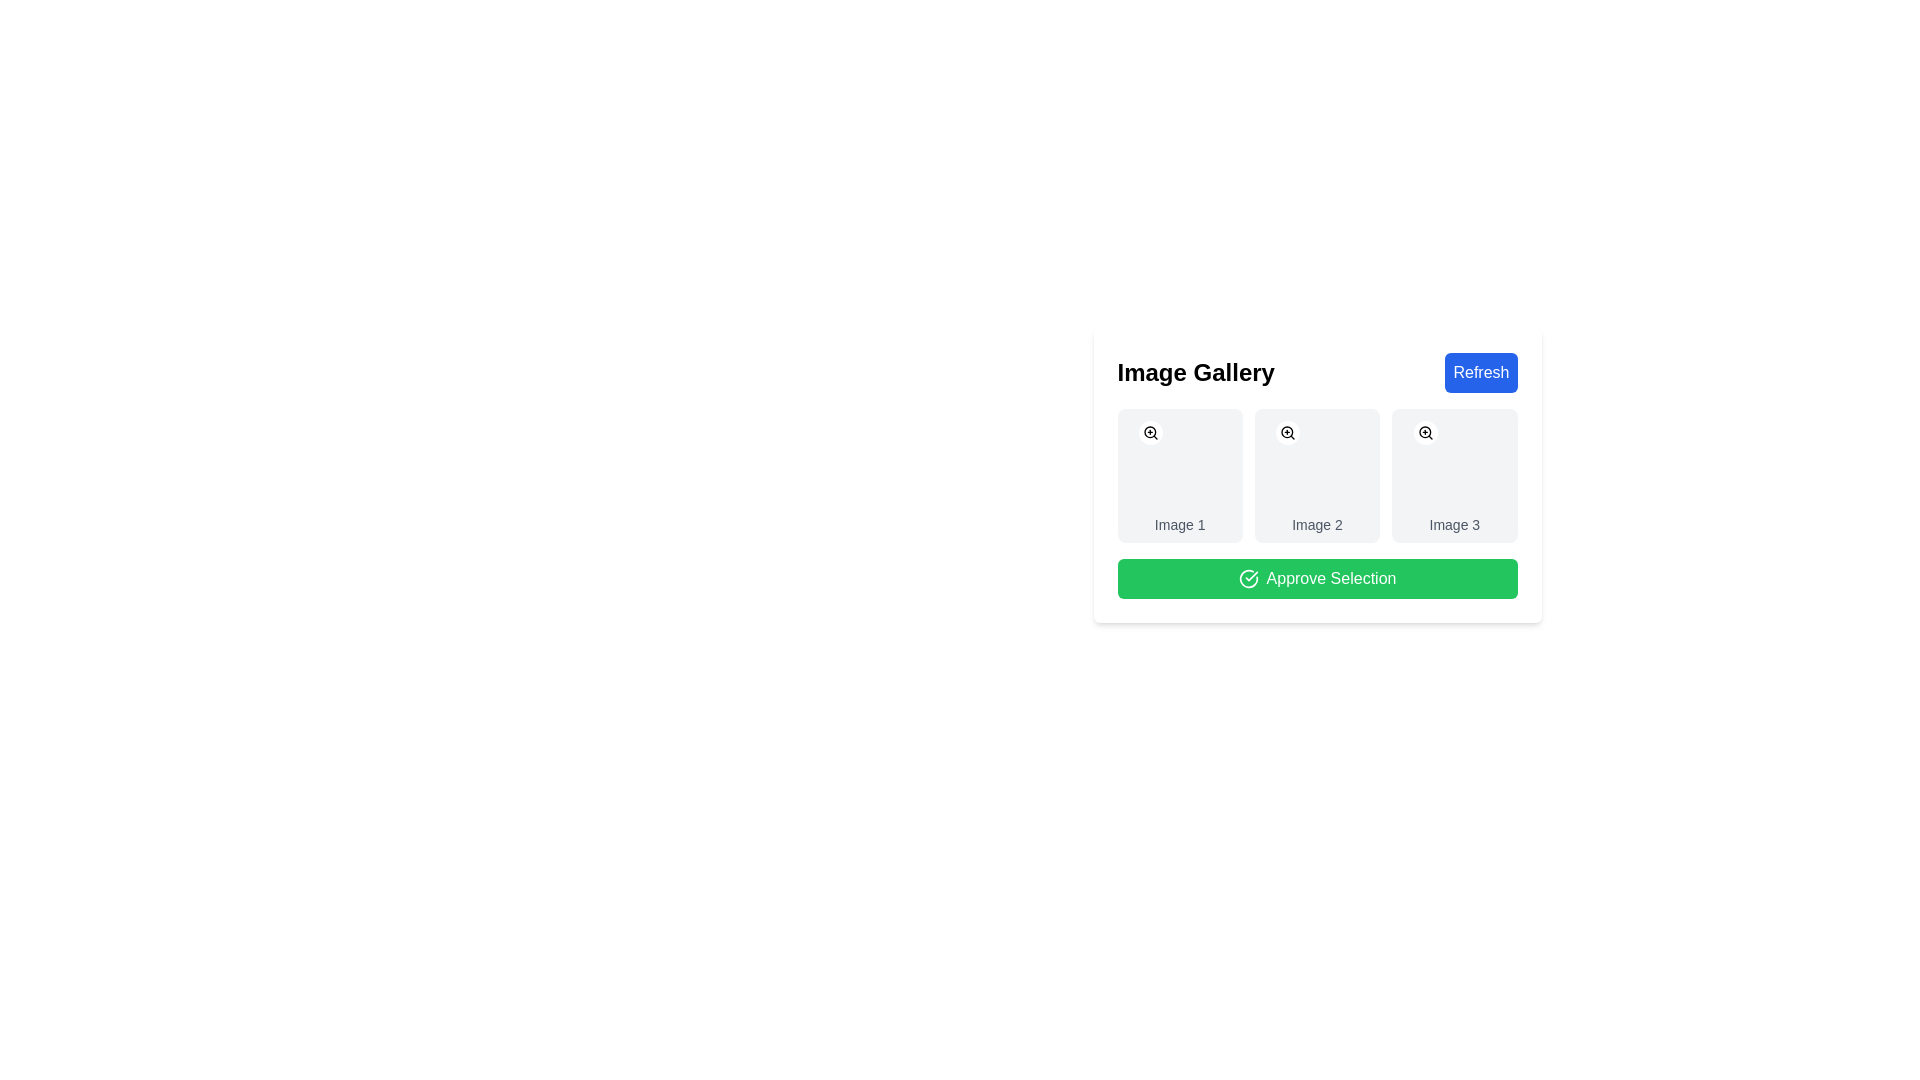 This screenshot has width=1920, height=1080. Describe the element at coordinates (1151, 431) in the screenshot. I see `the circular Icon Button with a white background and black magnifying glass icon located at the top-left corner of the thumbnail labeled 'Image 1'` at that location.